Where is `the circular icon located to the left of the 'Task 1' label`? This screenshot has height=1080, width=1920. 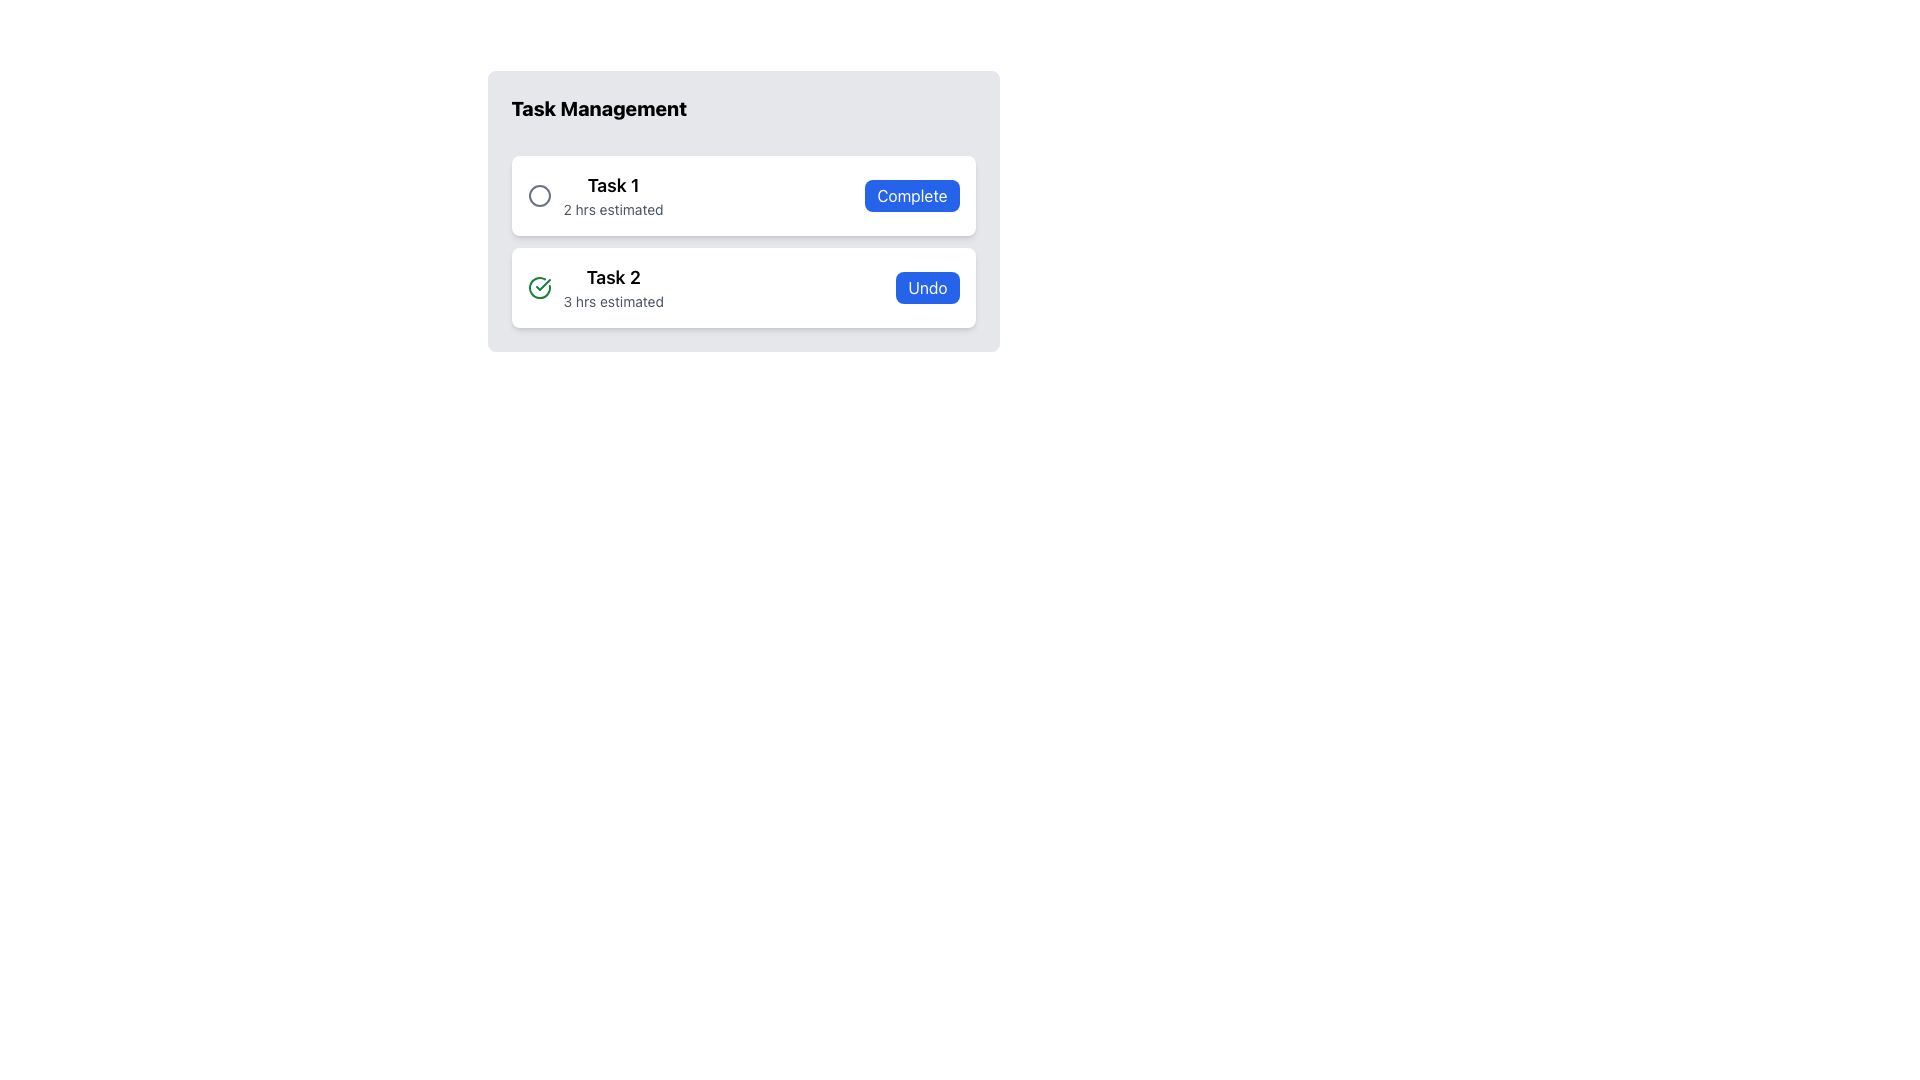
the circular icon located to the left of the 'Task 1' label is located at coordinates (539, 196).